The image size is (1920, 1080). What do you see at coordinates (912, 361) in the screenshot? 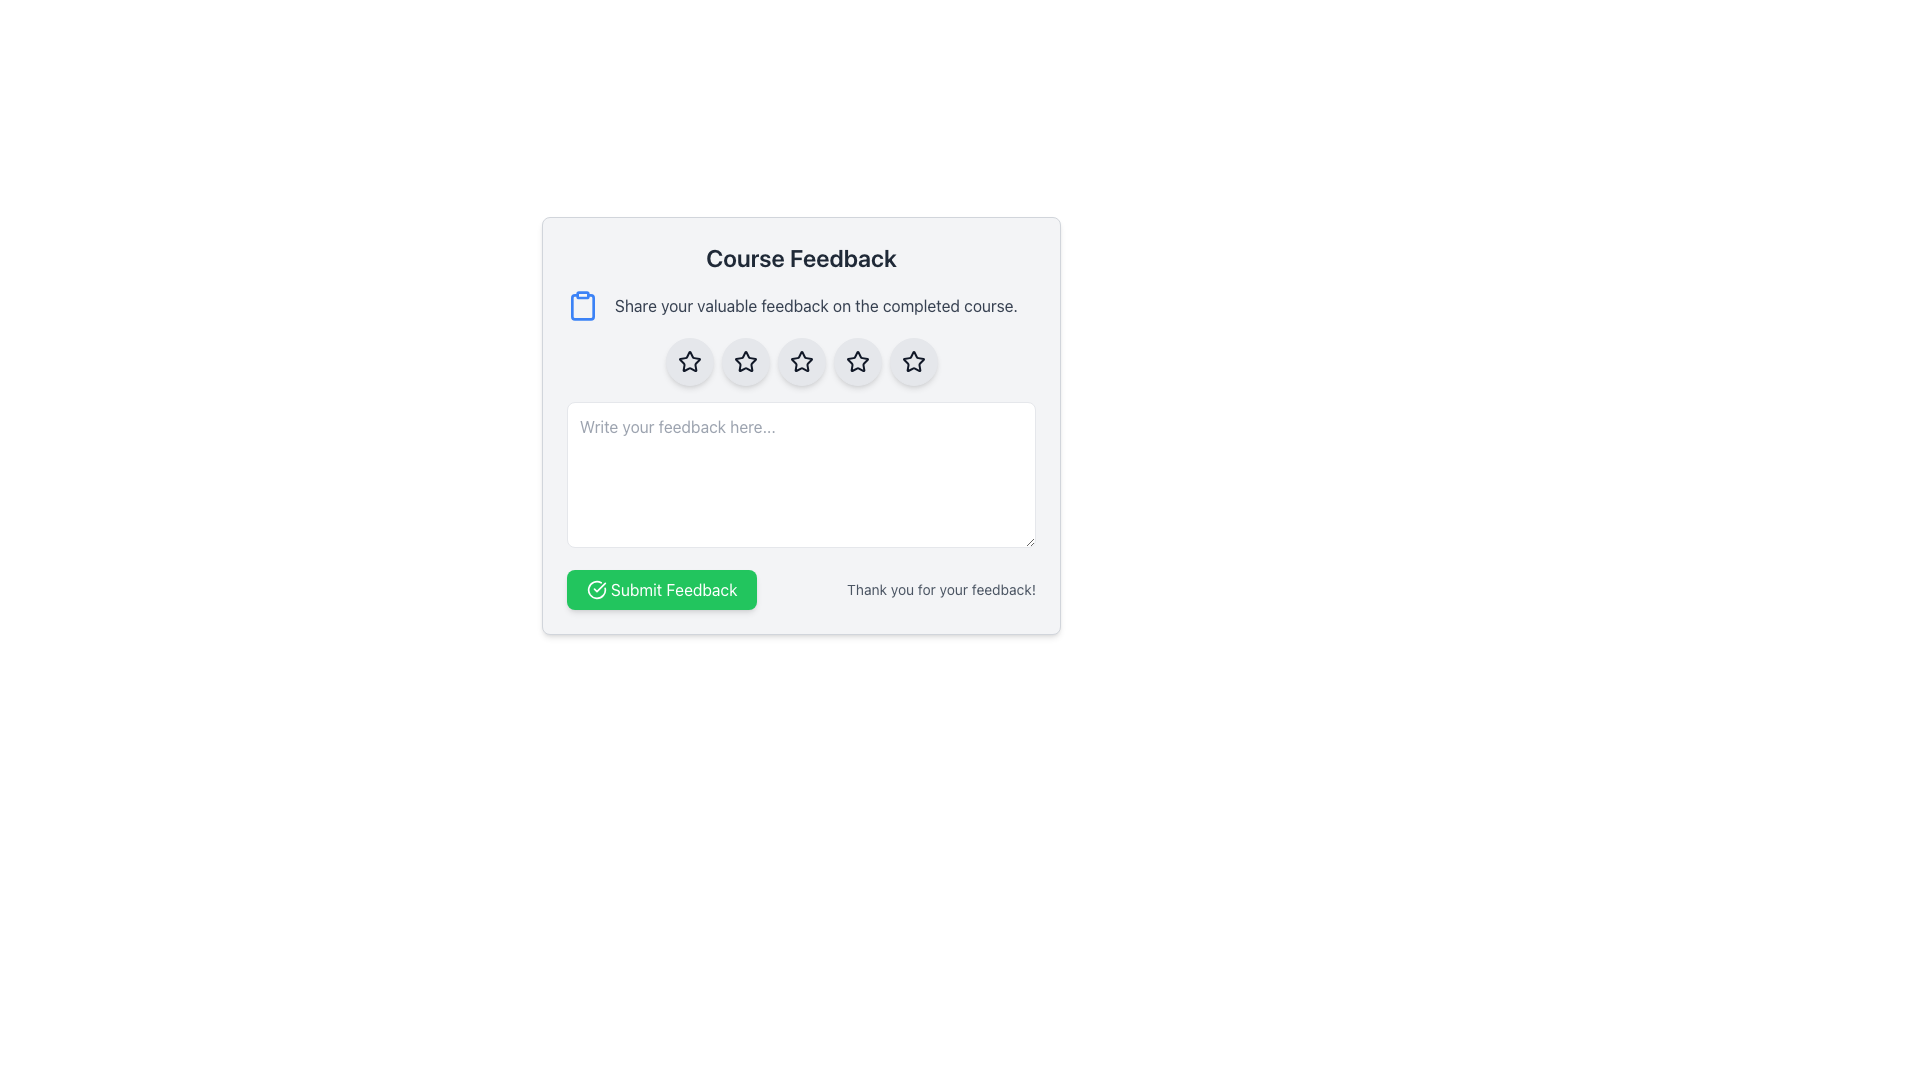
I see `the last star icon in the rating section` at bounding box center [912, 361].